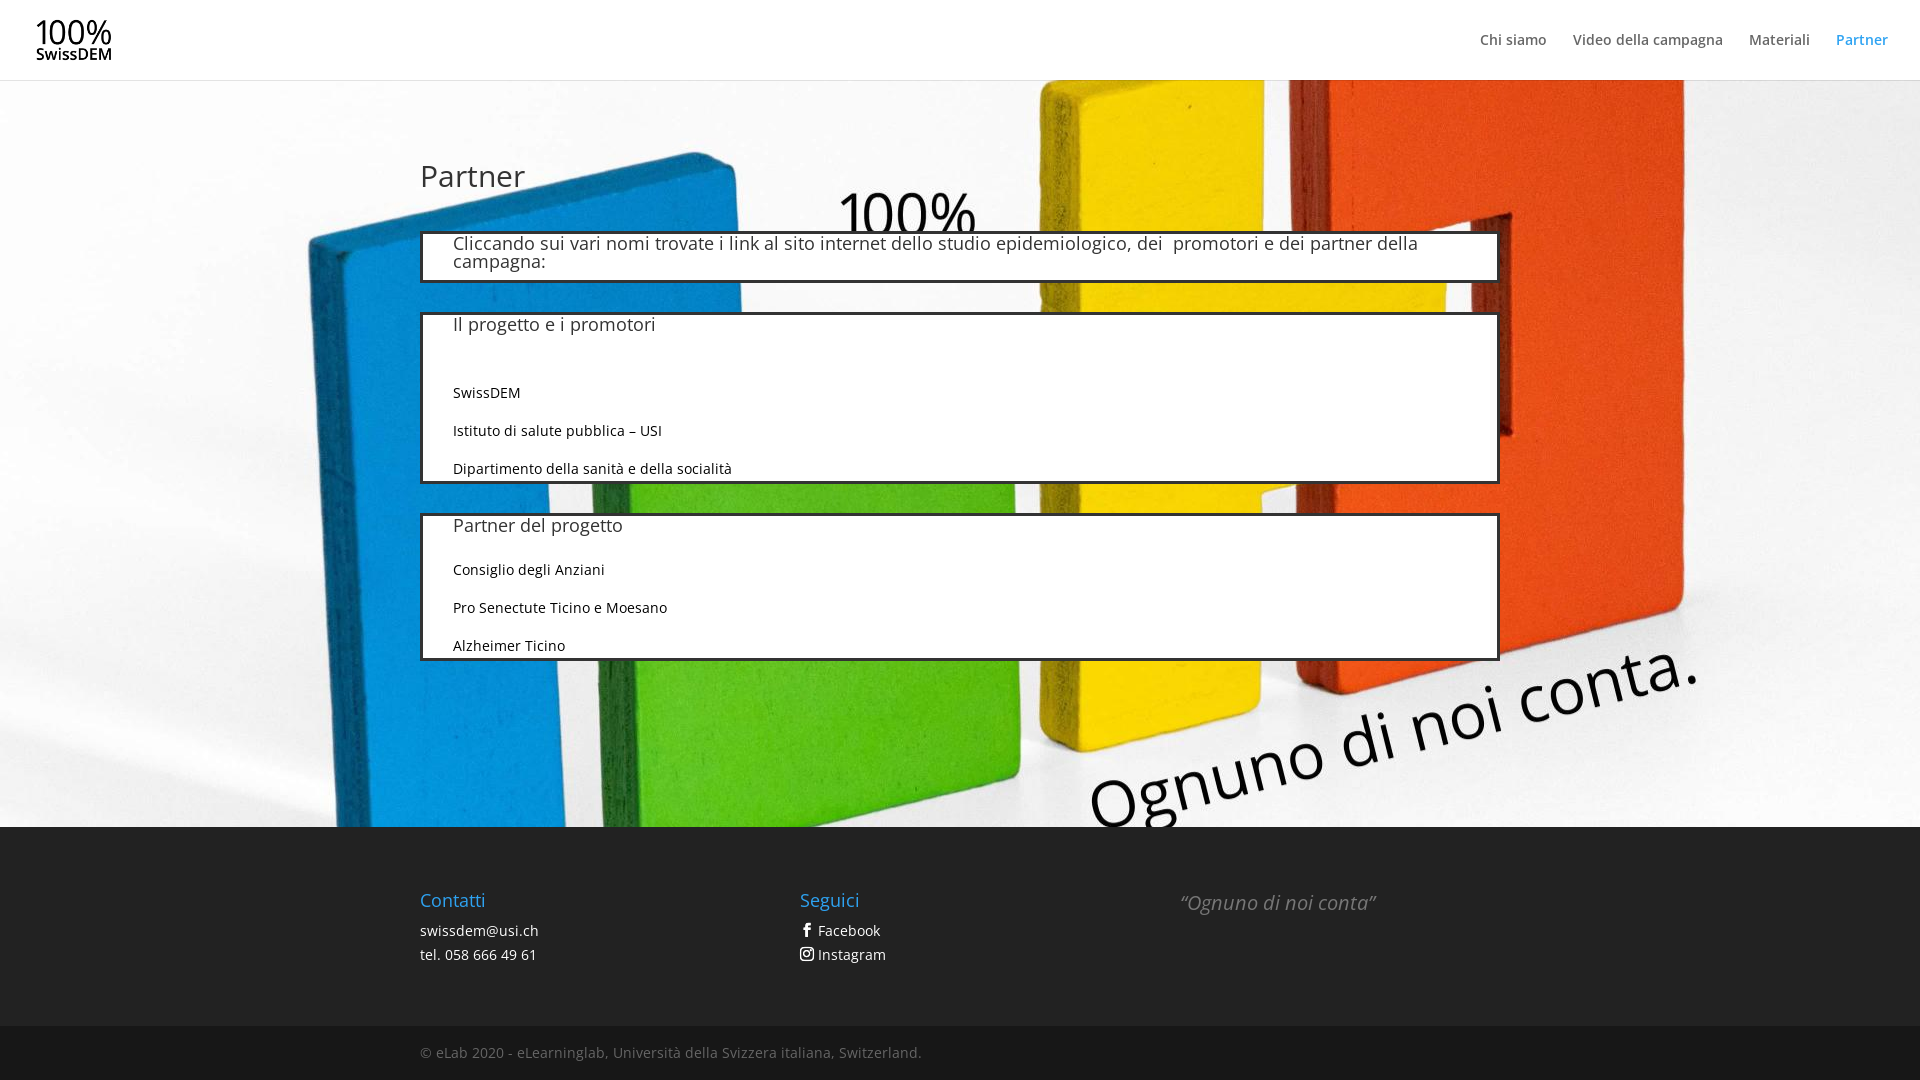 The height and width of the screenshot is (1080, 1920). Describe the element at coordinates (451, 606) in the screenshot. I see `'Pro Senectute Ticino e Moesano'` at that location.